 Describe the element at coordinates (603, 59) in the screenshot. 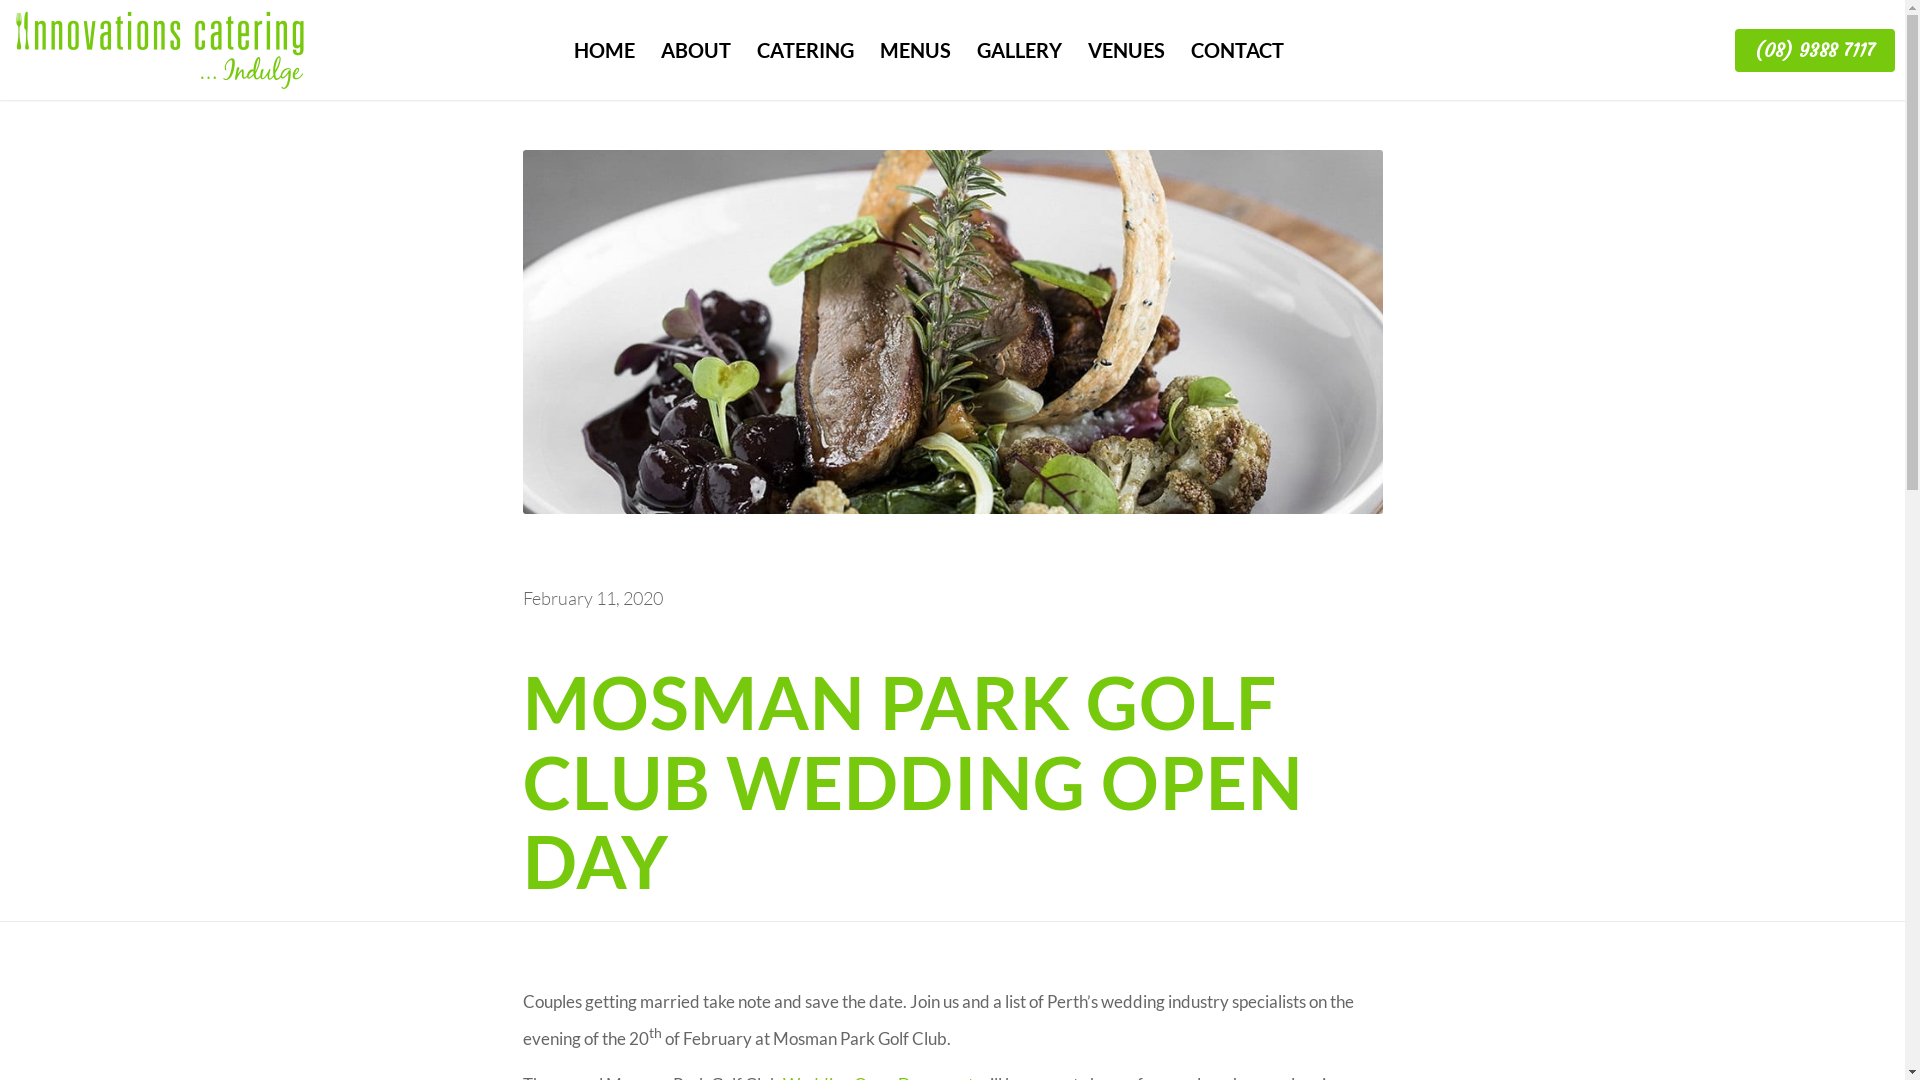

I see `'HOME'` at that location.